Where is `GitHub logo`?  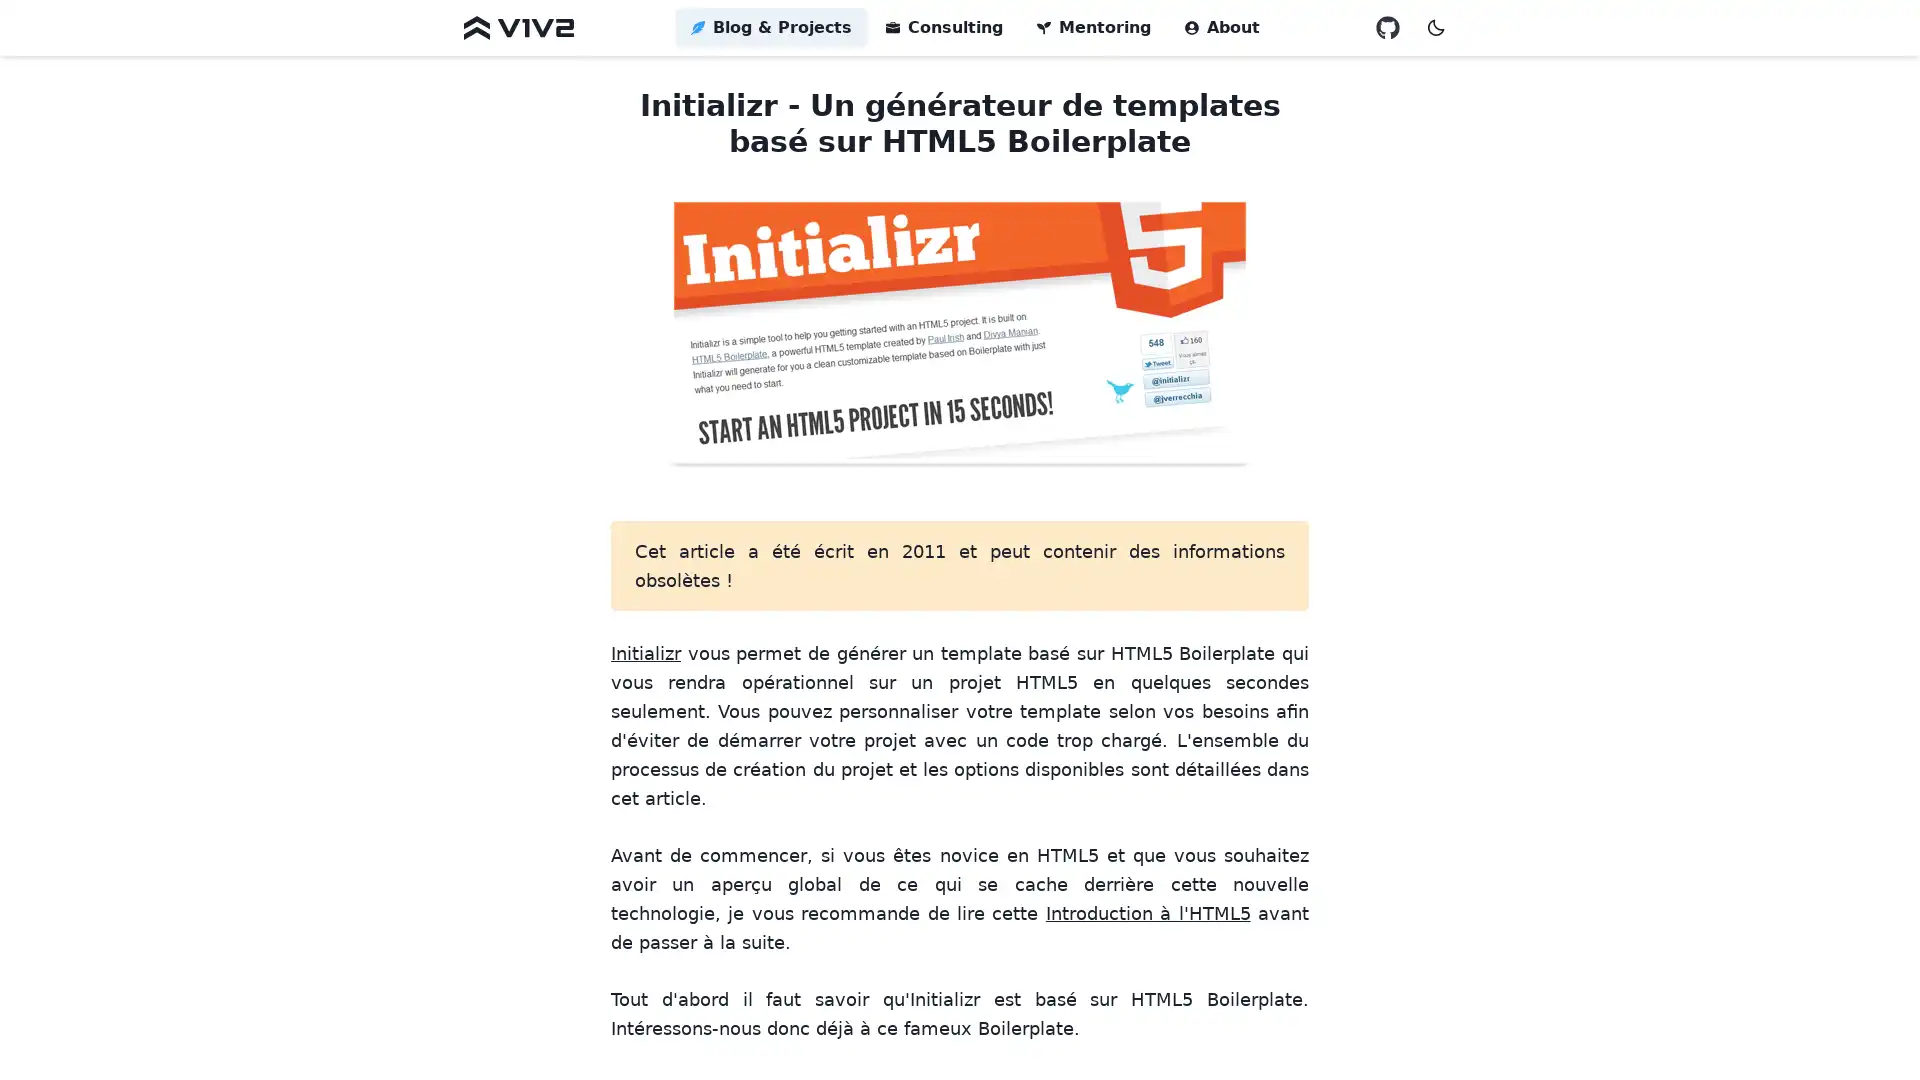
GitHub logo is located at coordinates (1386, 27).